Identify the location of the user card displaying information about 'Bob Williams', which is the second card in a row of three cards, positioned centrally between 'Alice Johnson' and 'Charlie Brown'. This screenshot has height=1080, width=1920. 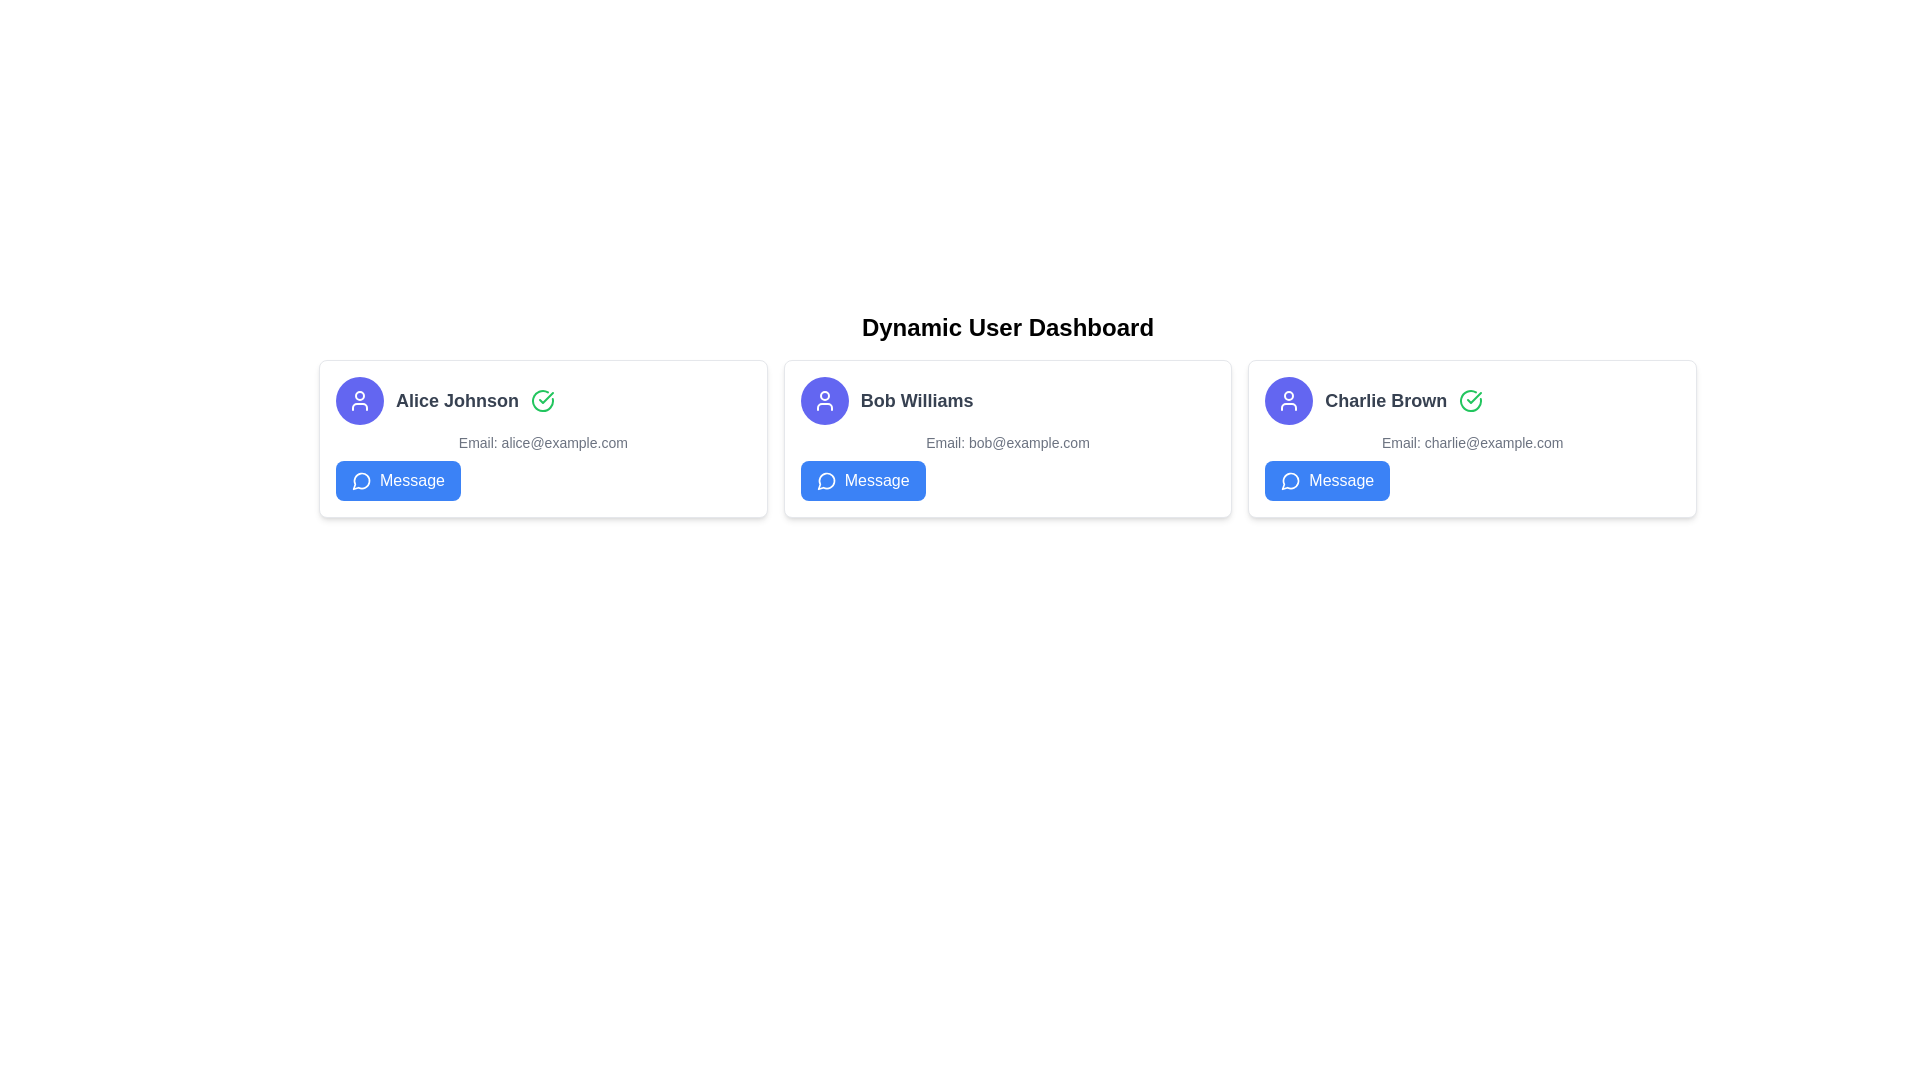
(1008, 438).